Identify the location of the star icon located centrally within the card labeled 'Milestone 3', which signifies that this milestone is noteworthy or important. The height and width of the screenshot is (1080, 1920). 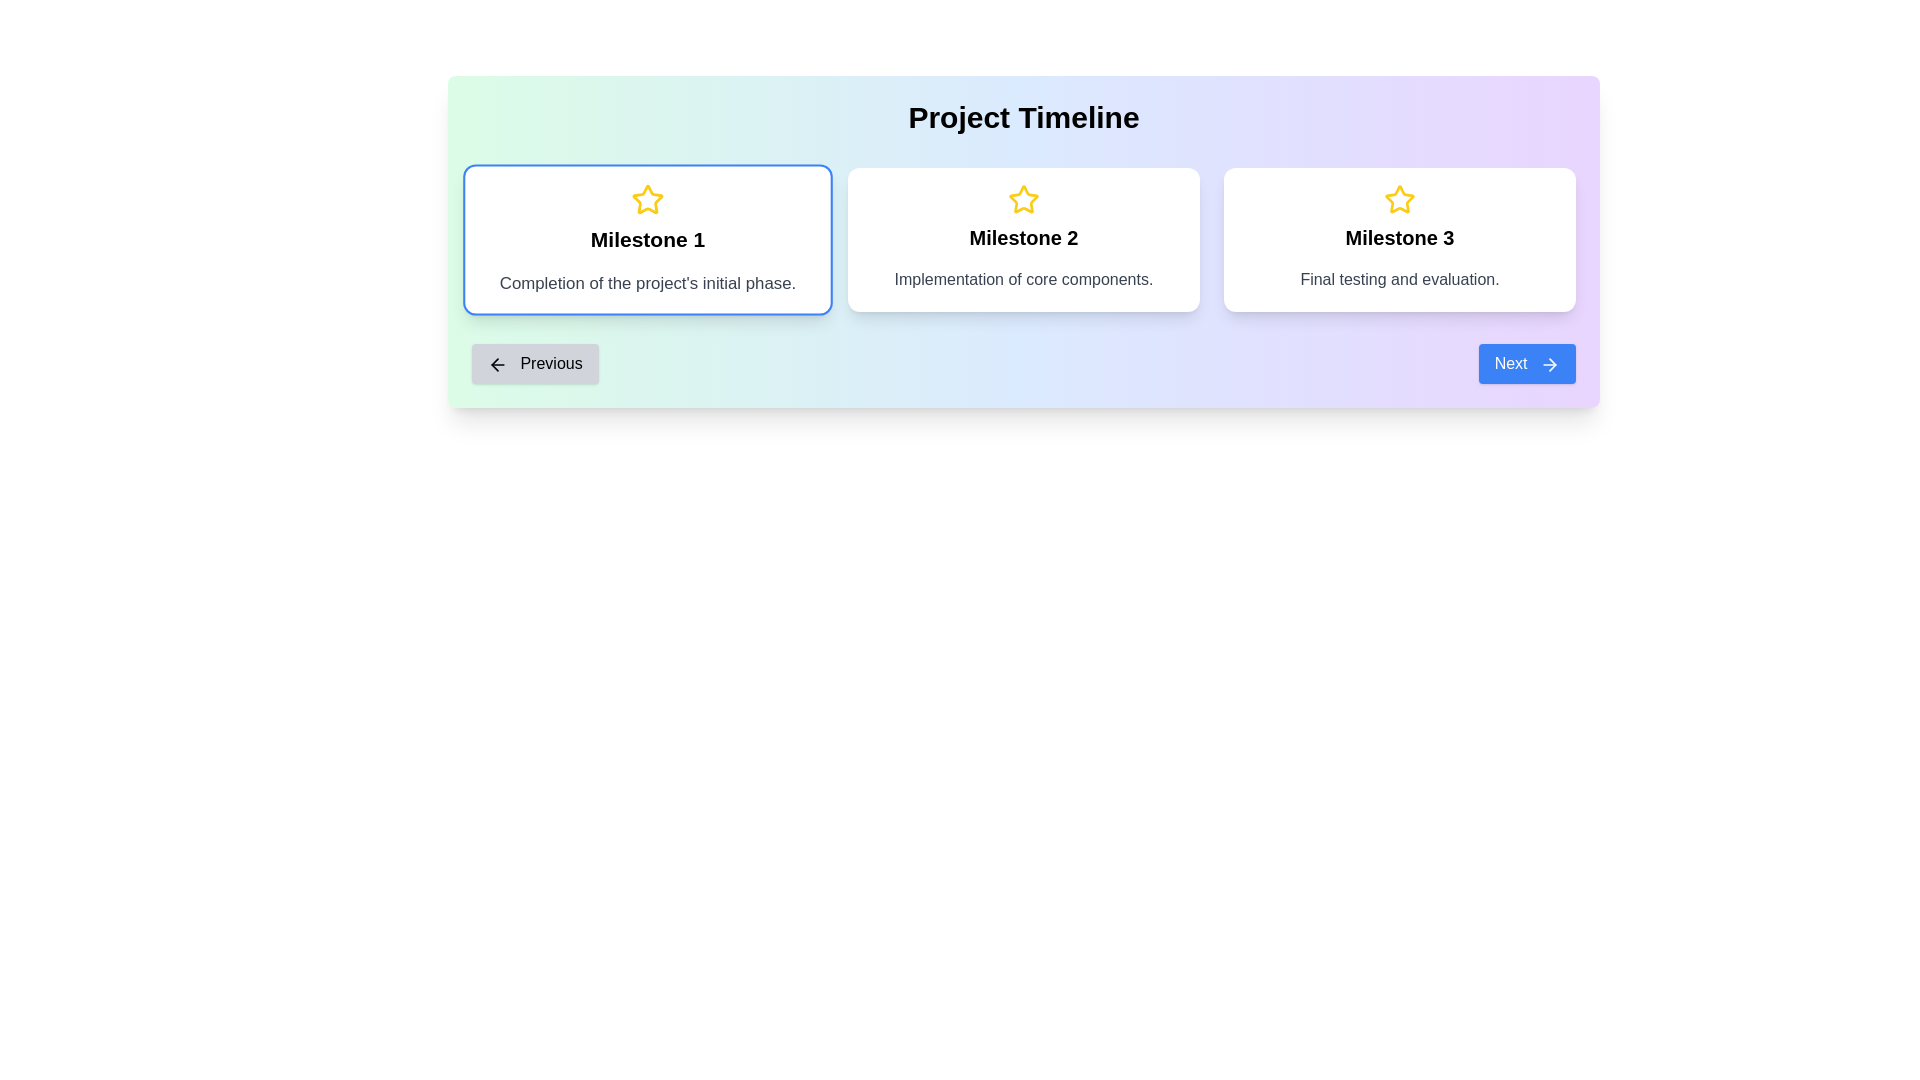
(1399, 199).